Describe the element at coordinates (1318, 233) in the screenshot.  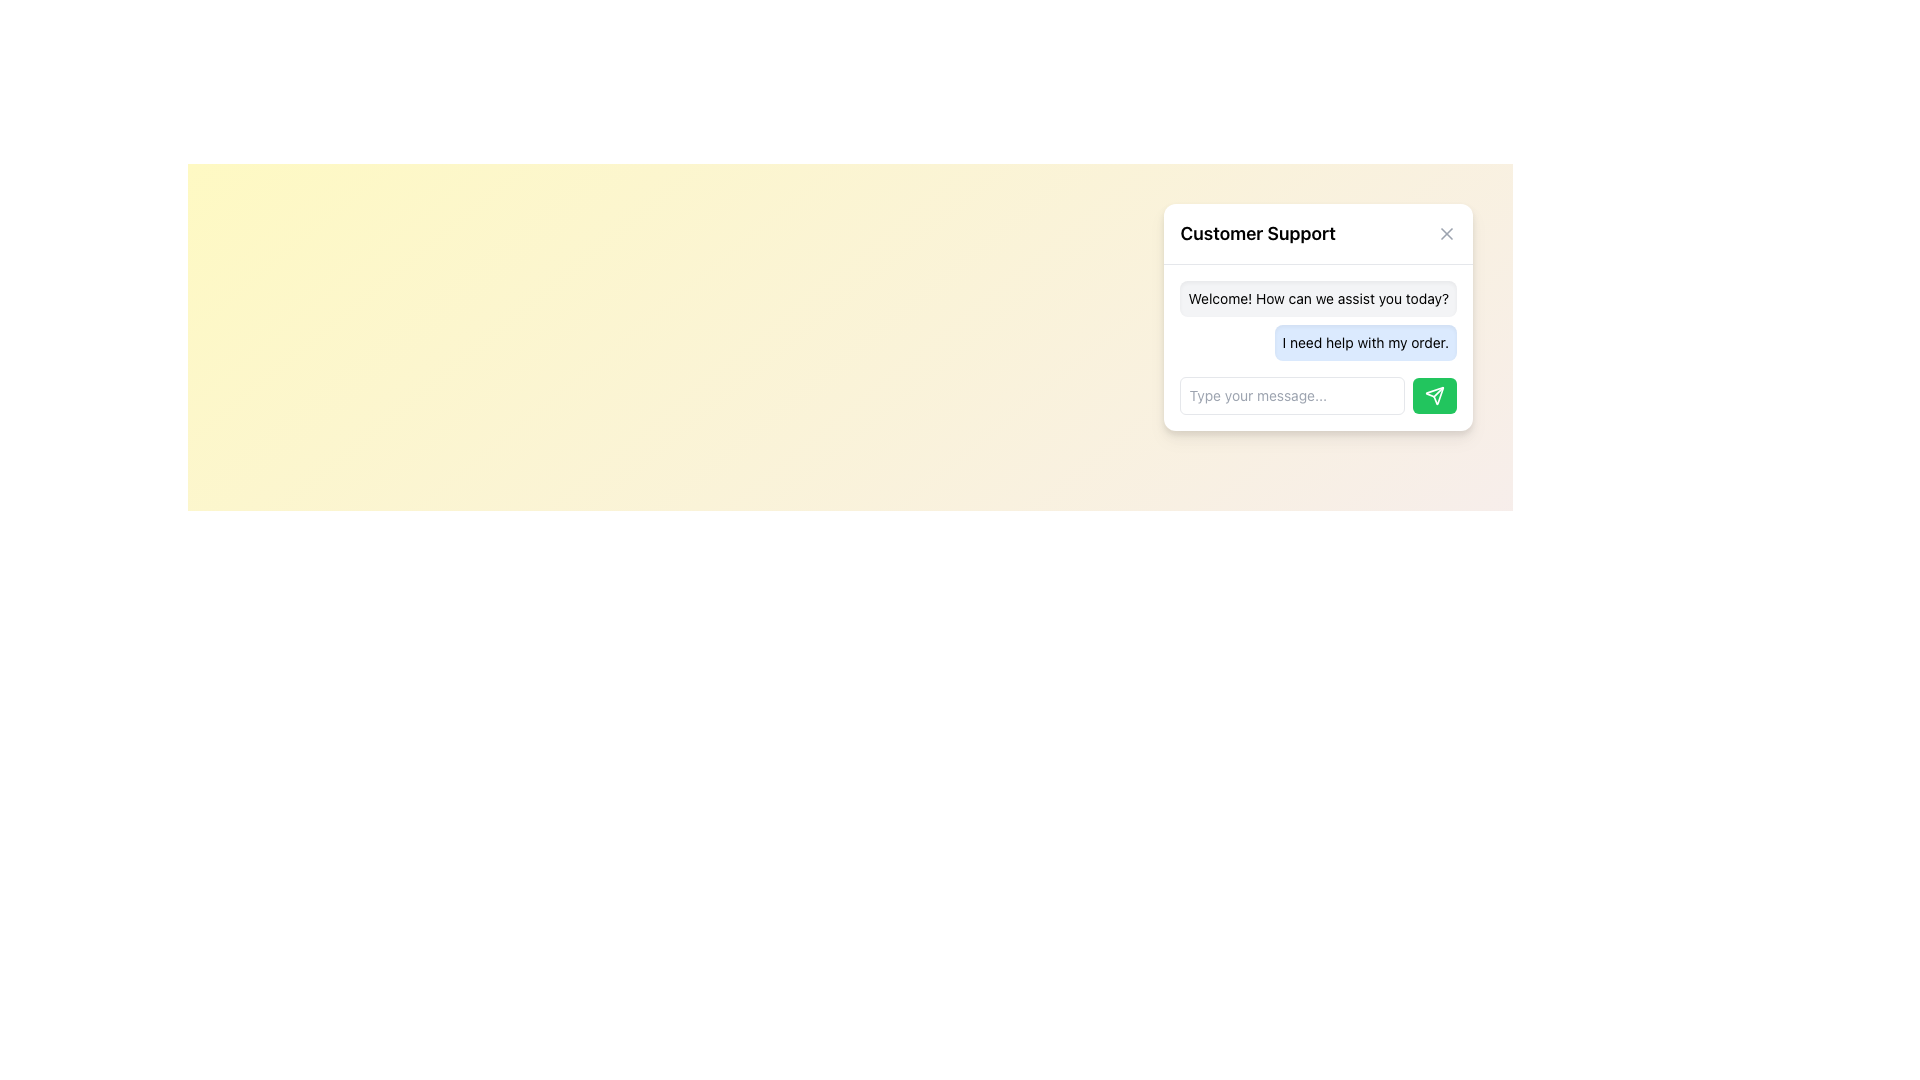
I see `the Header Bar that identifies the dialog box as 'Customer Support'` at that location.